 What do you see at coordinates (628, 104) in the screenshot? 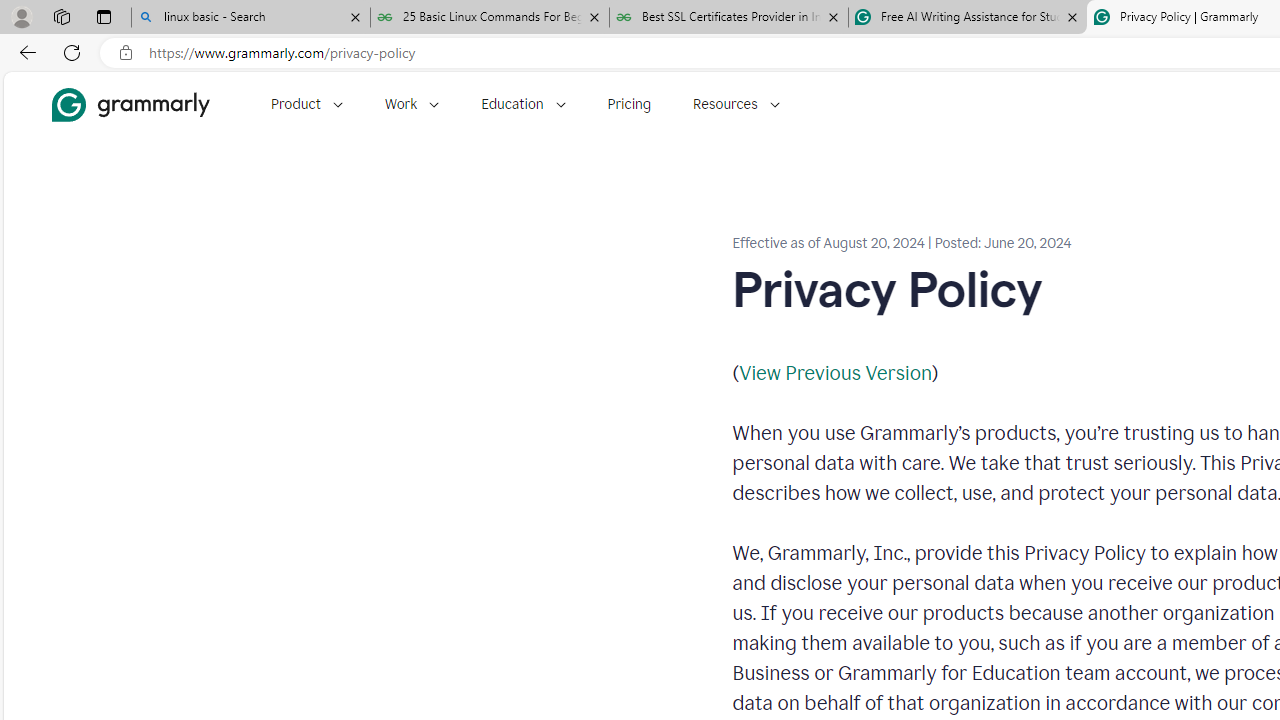
I see `'Pricing'` at bounding box center [628, 104].